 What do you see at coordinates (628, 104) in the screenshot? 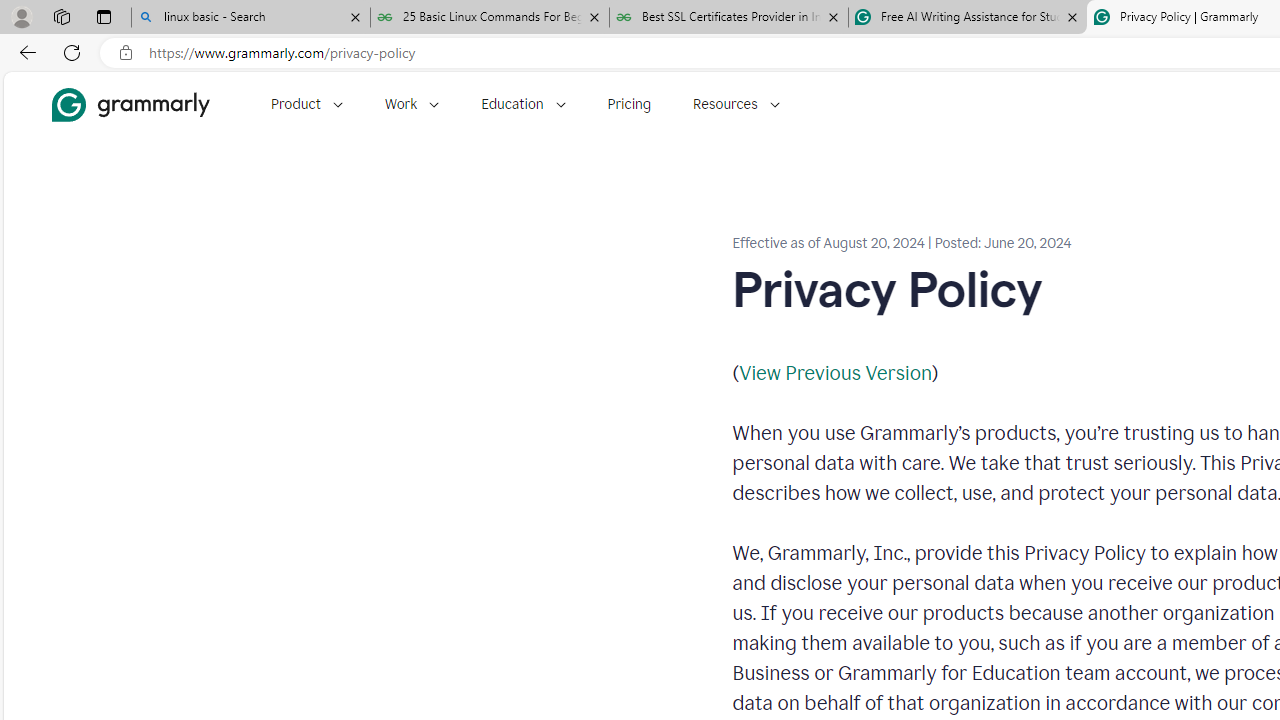
I see `'Pricing'` at bounding box center [628, 104].